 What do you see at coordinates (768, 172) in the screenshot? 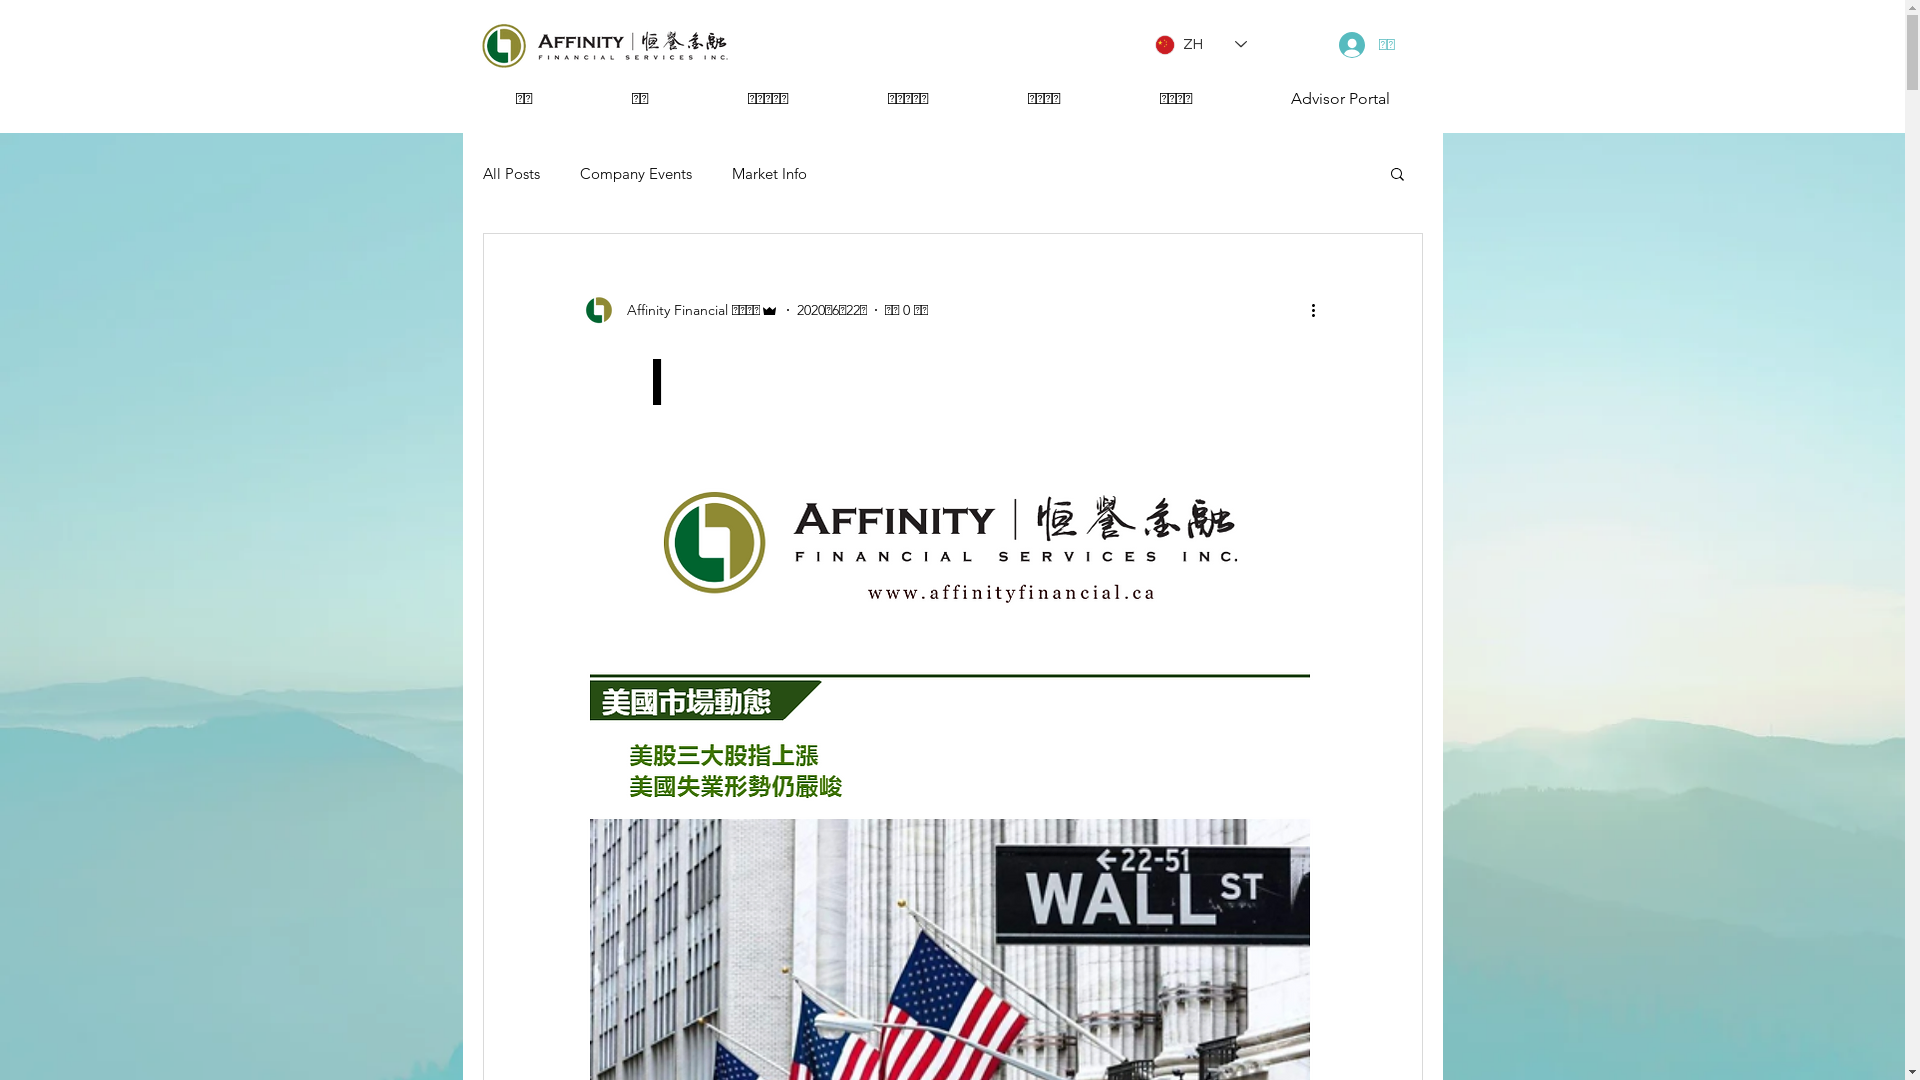
I see `'Market Info'` at bounding box center [768, 172].